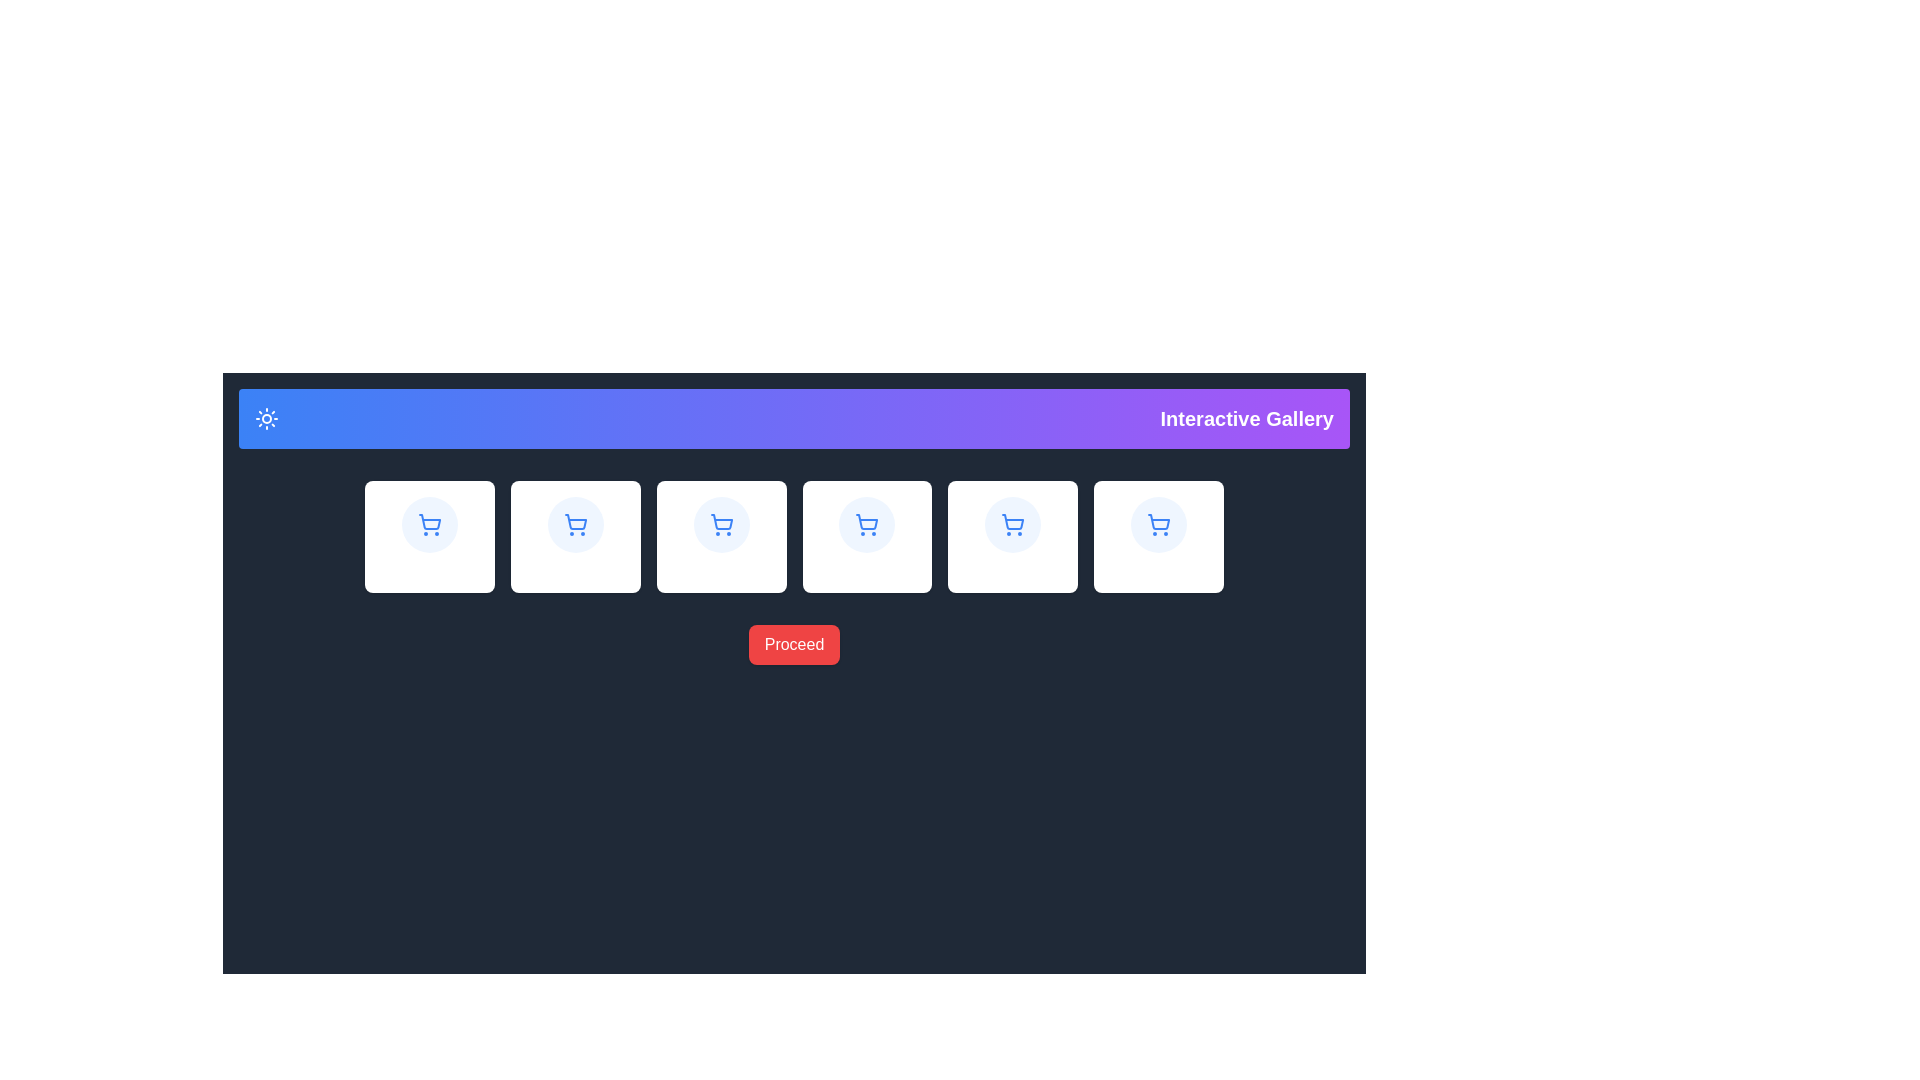 The width and height of the screenshot is (1920, 1080). I want to click on the blue shopping cart icon, which is the third from the left in the middle row of a grid layout, so click(574, 521).